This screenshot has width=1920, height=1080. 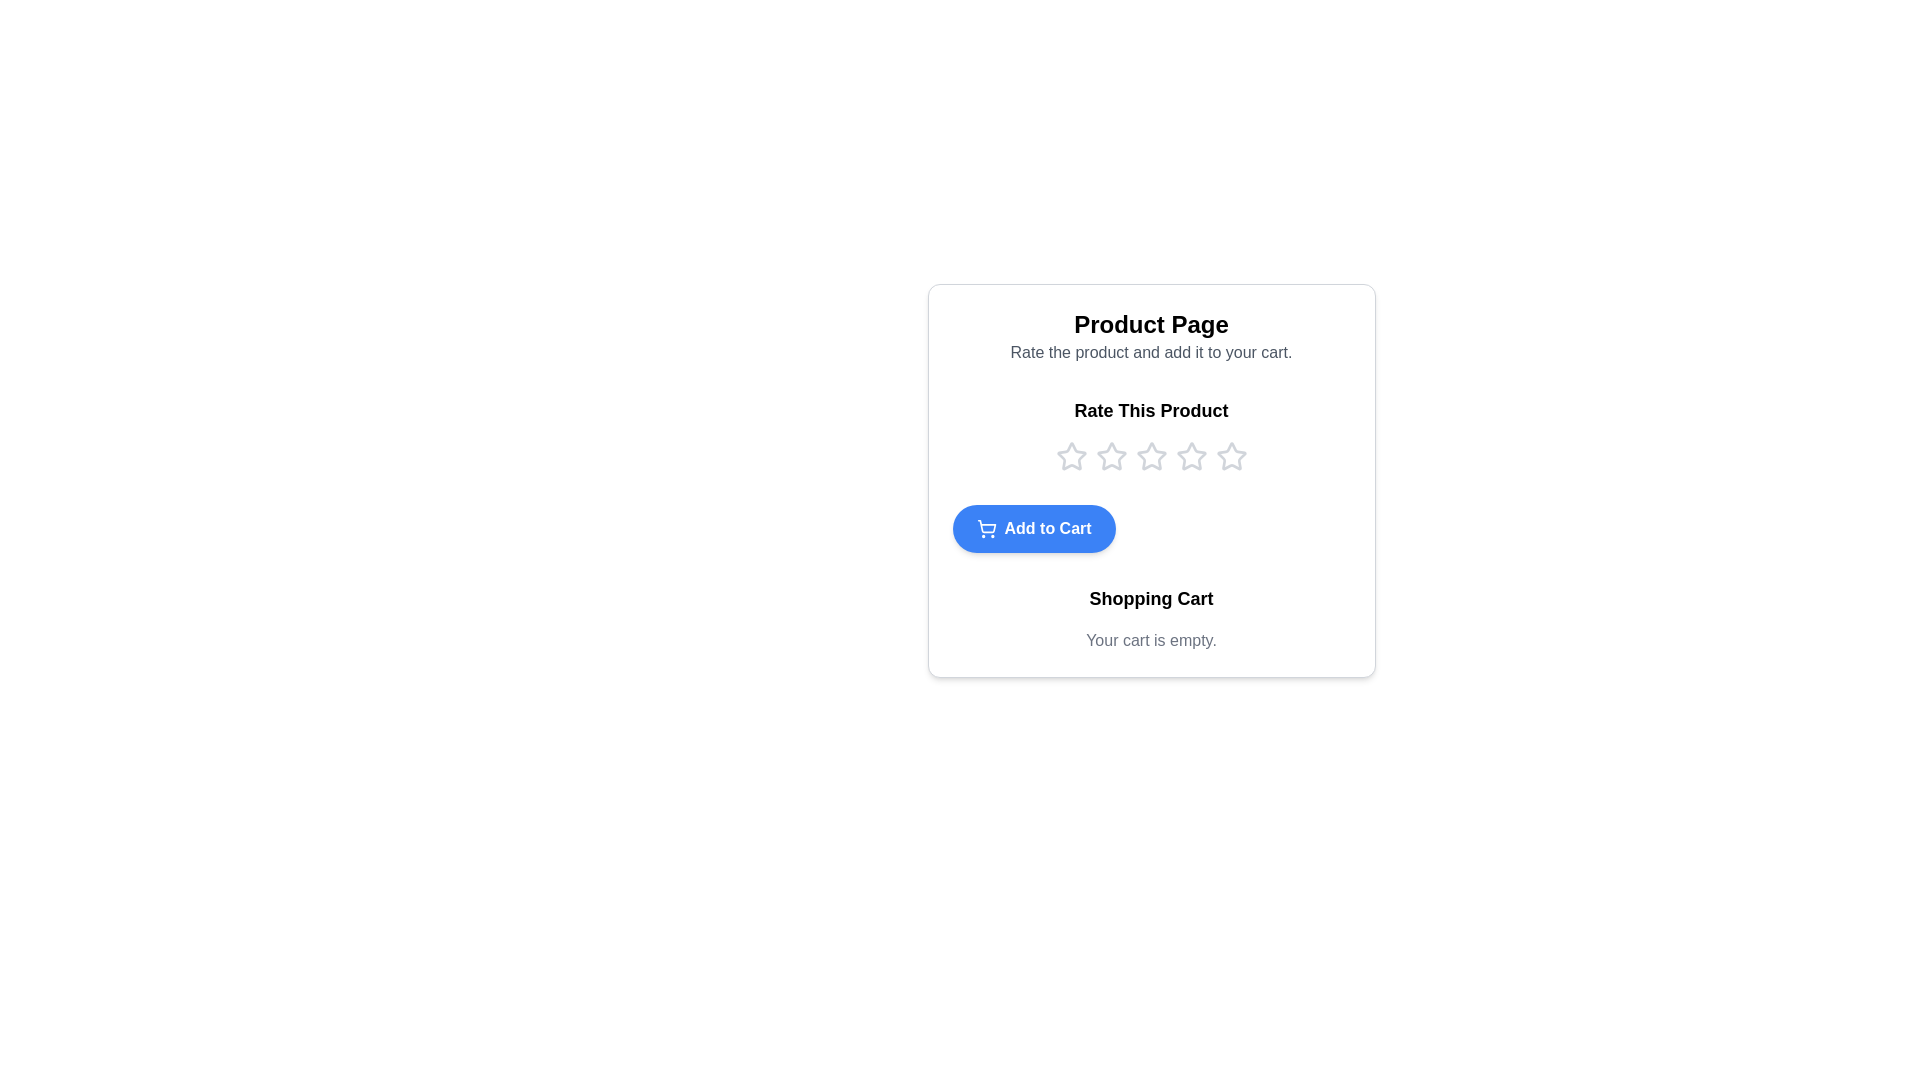 I want to click on the fifth star icon in the rating component labeled 'Rate This Product', so click(x=1230, y=456).